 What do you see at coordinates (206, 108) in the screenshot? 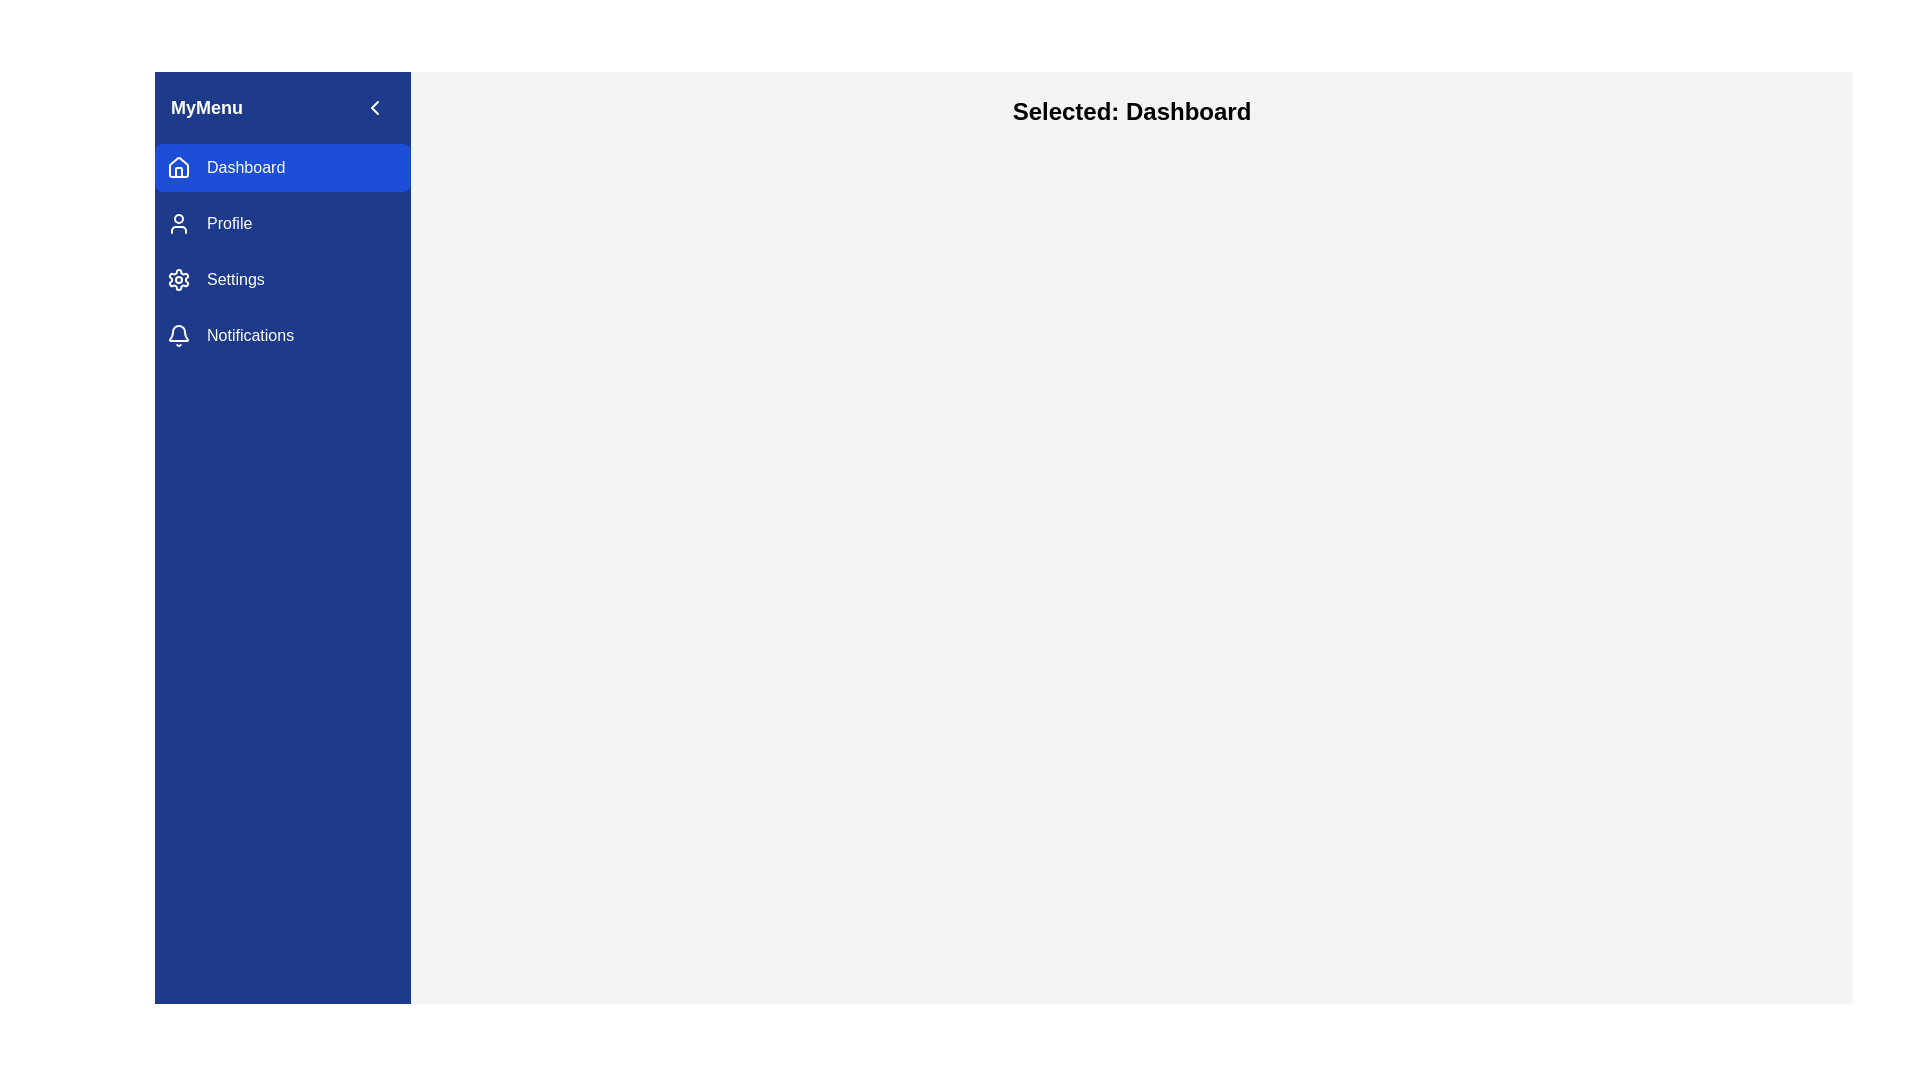
I see `the text label that serves as a title for the menu panel, located at the top-left corner of the side menu` at bounding box center [206, 108].